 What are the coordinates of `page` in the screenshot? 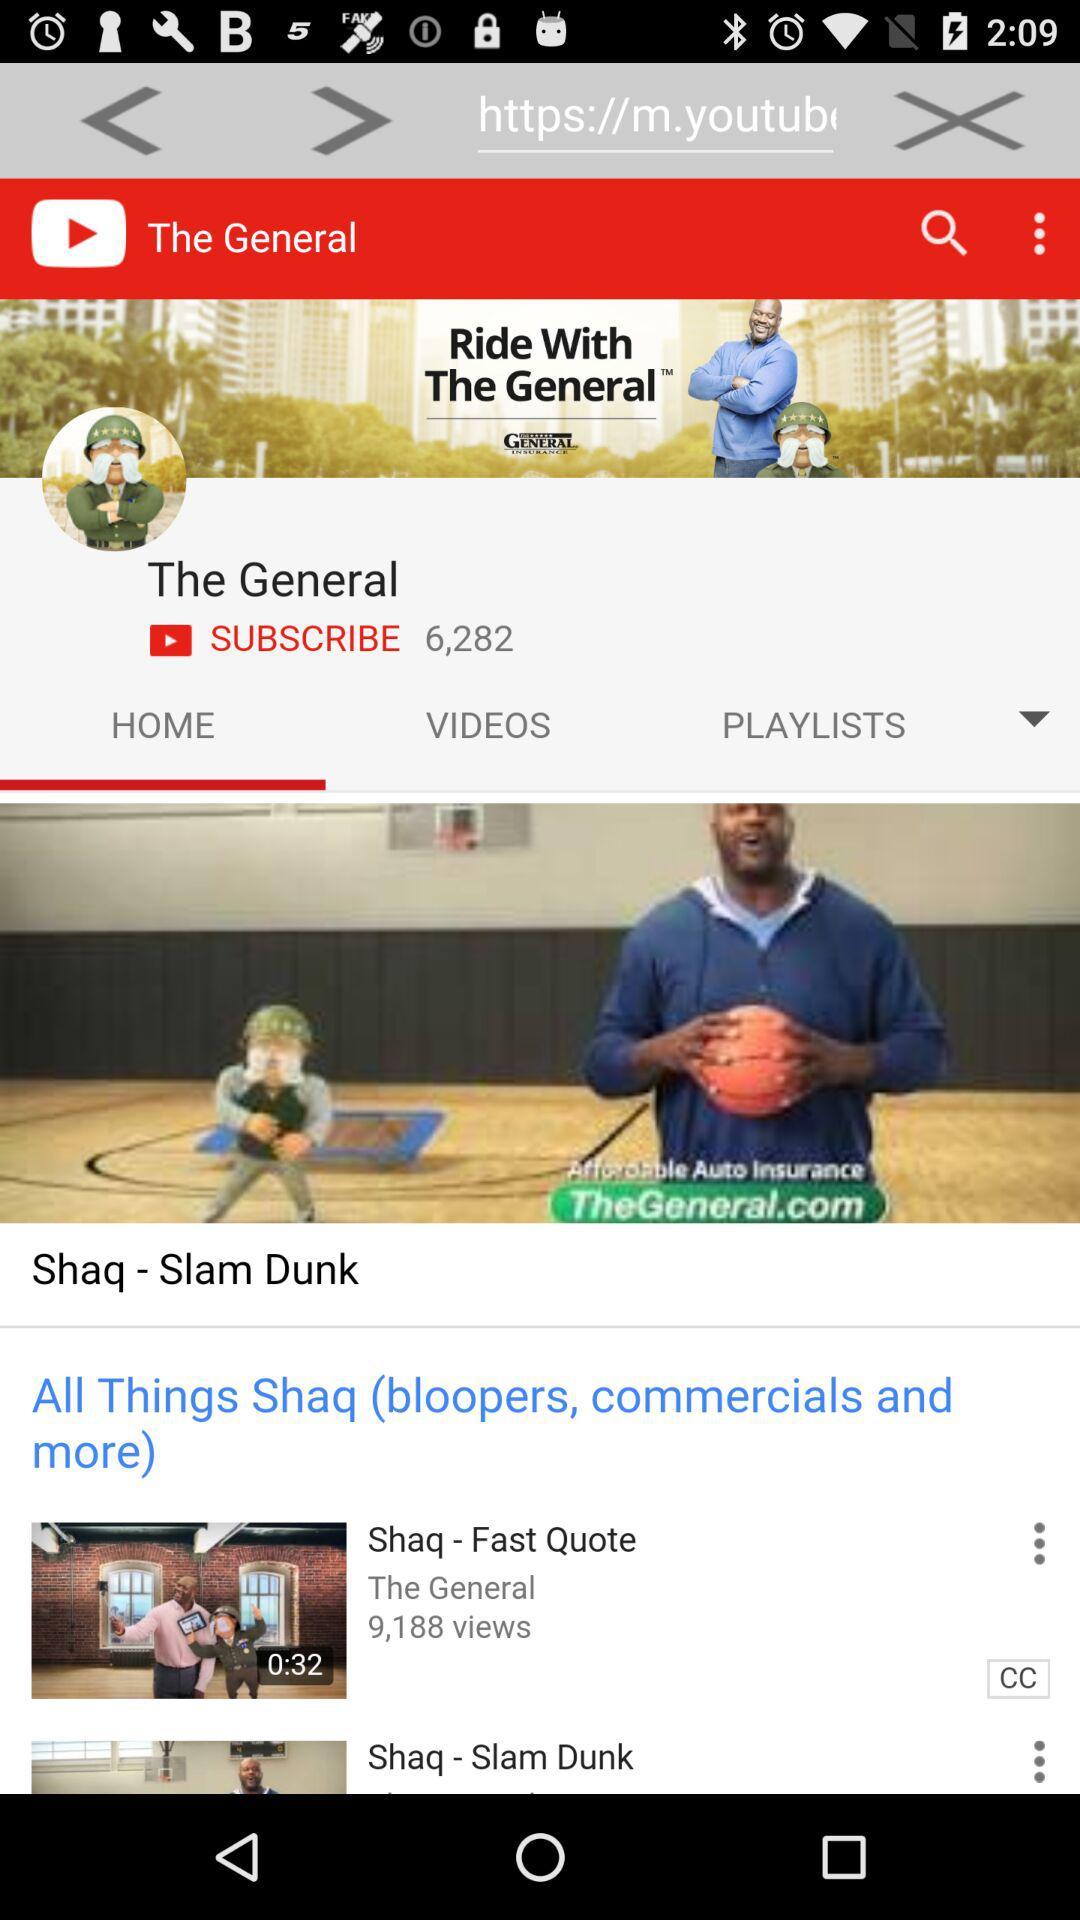 It's located at (958, 119).